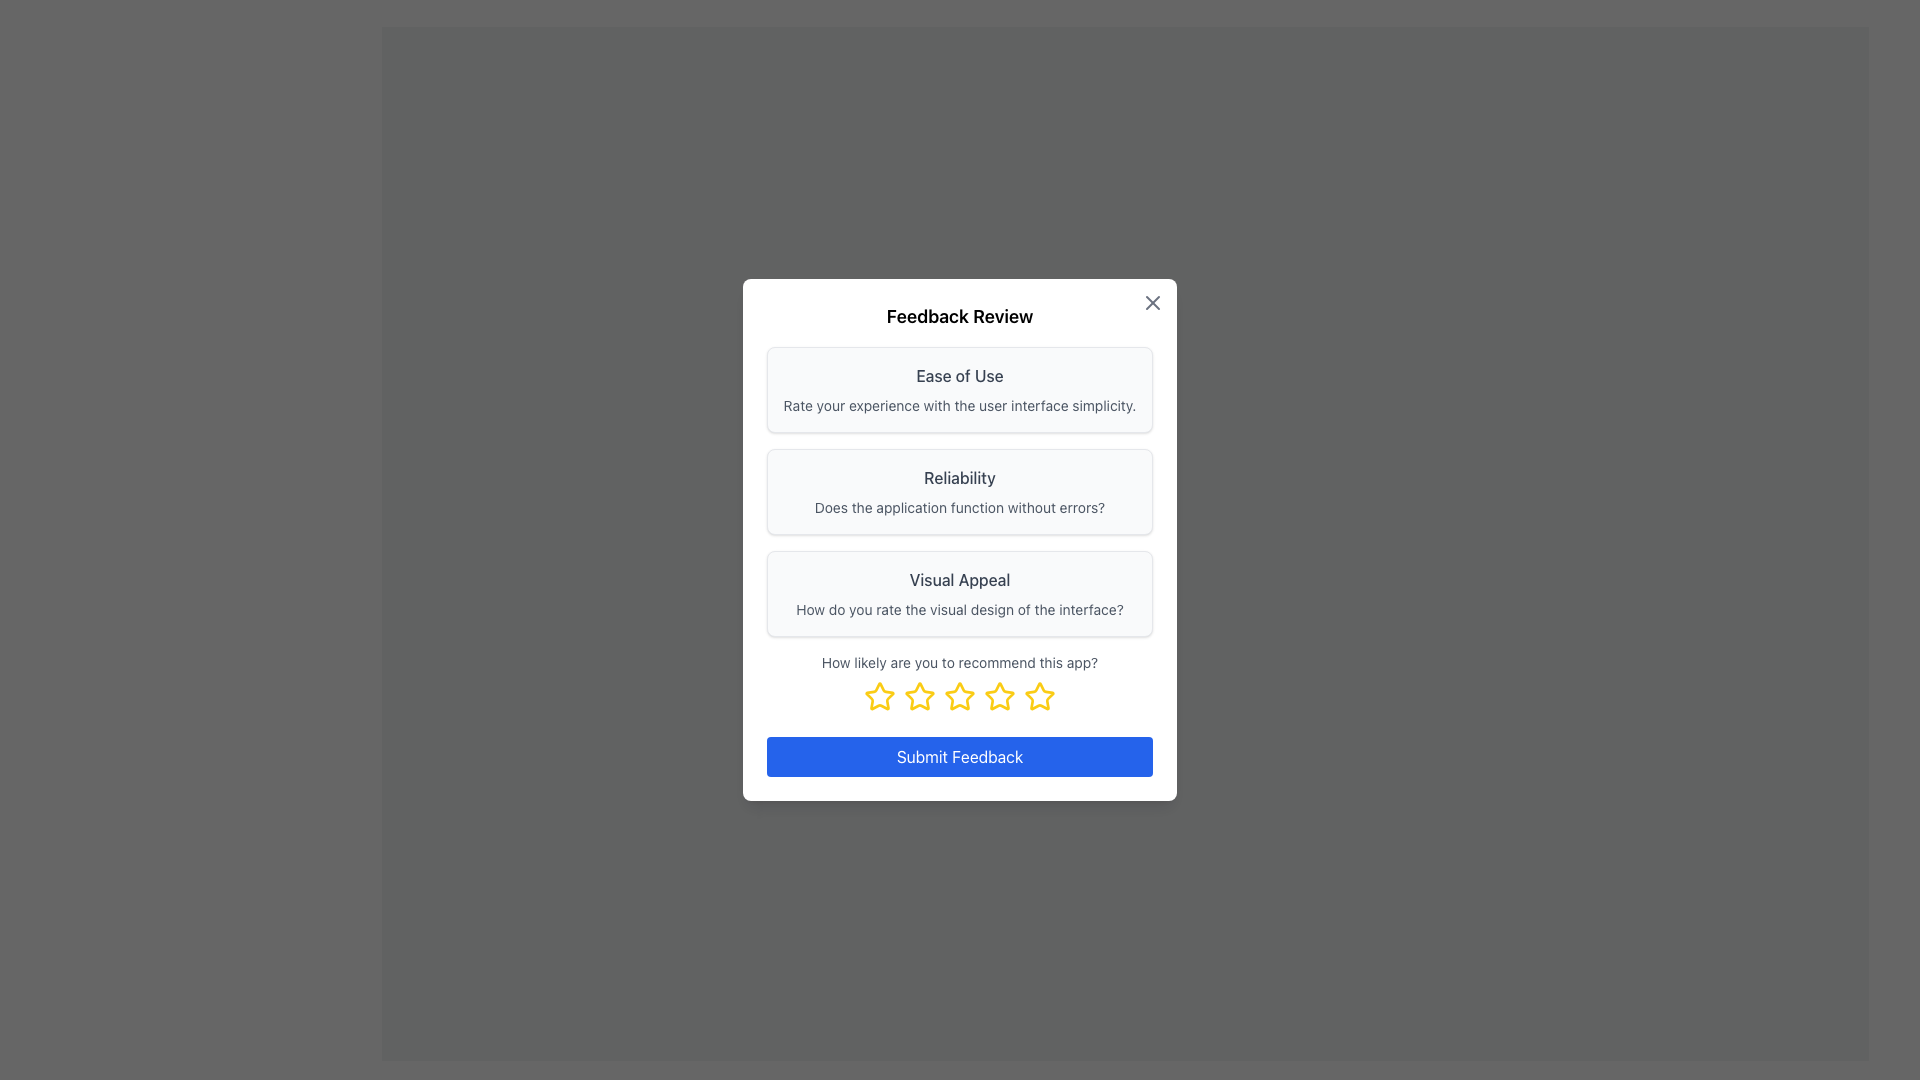 Image resolution: width=1920 pixels, height=1080 pixels. I want to click on the text label that serves as a heading for the reliability section of the application, positioned above descriptive text in a bordered and rounded box, so click(960, 478).